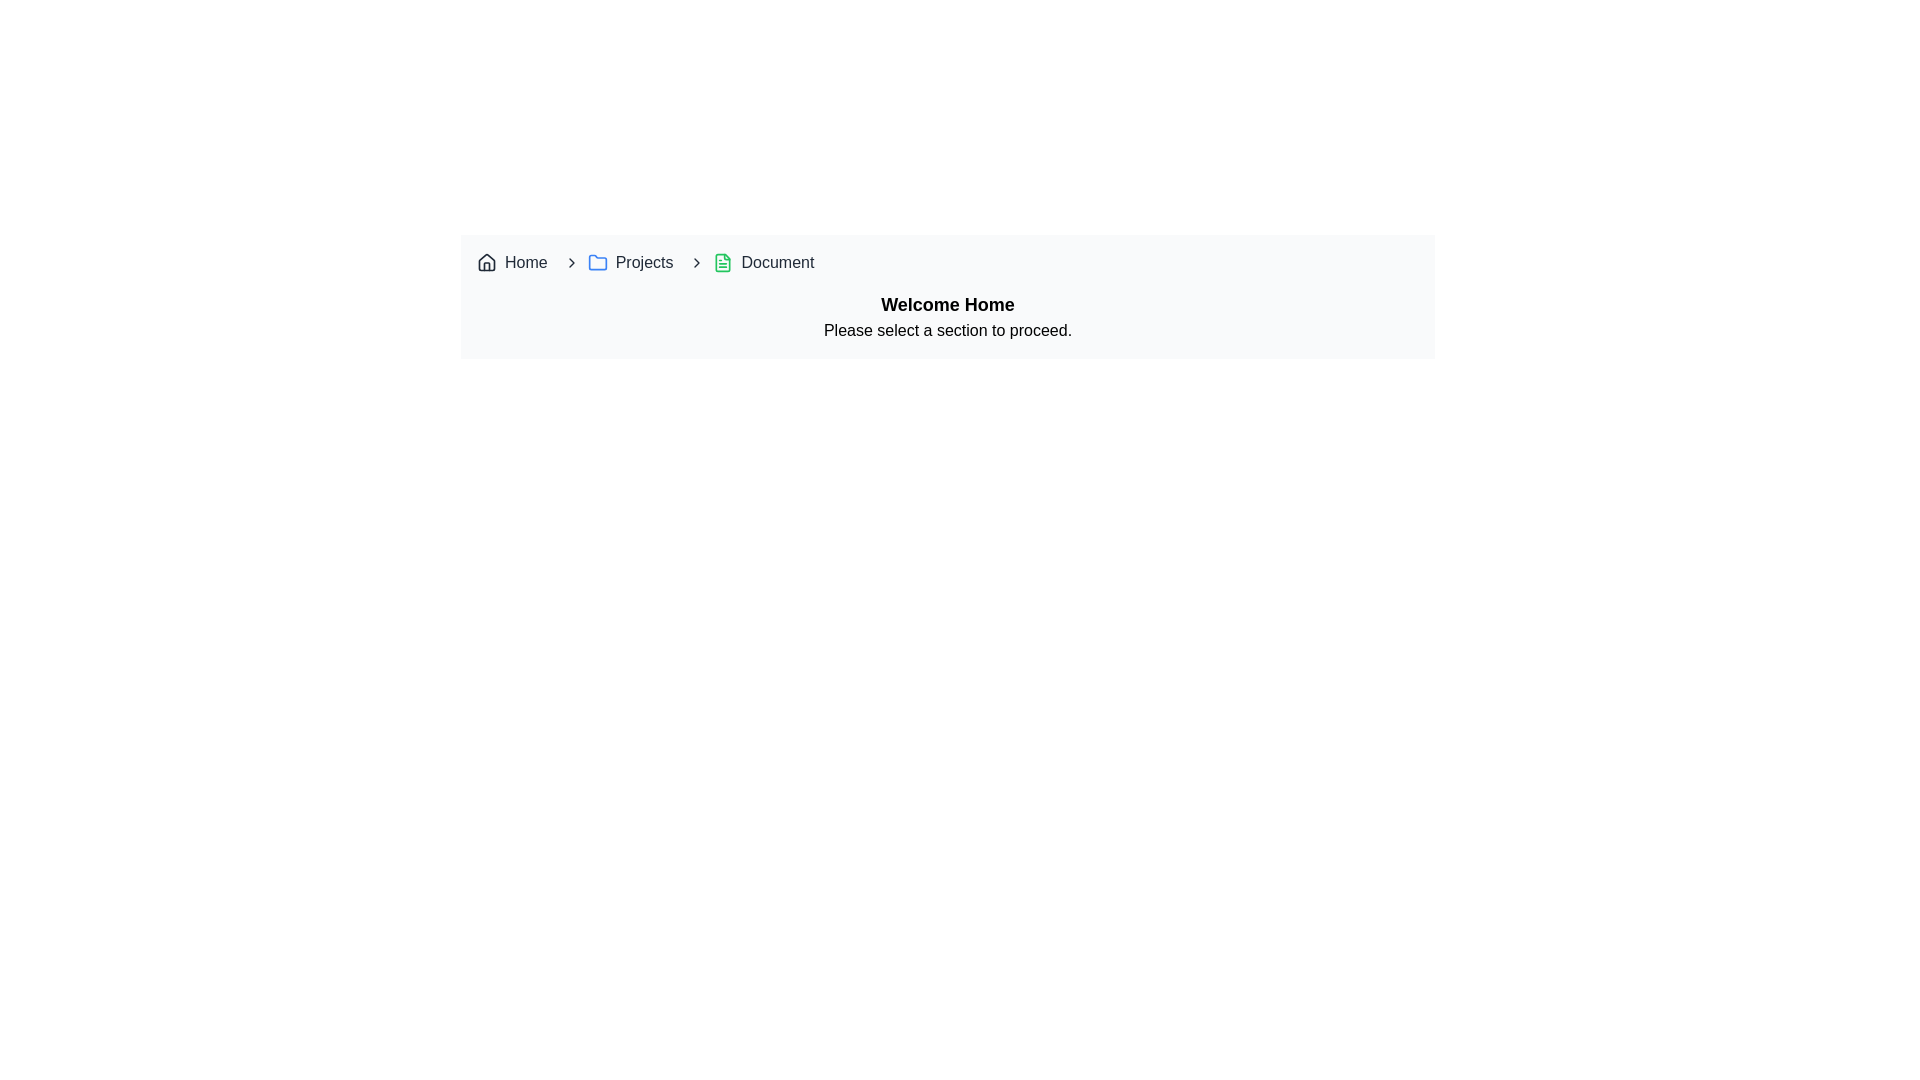 This screenshot has width=1920, height=1080. I want to click on the static text label displaying 'Document' within the breadcrumb navigation component, which is the third item after 'Projects', so click(776, 261).